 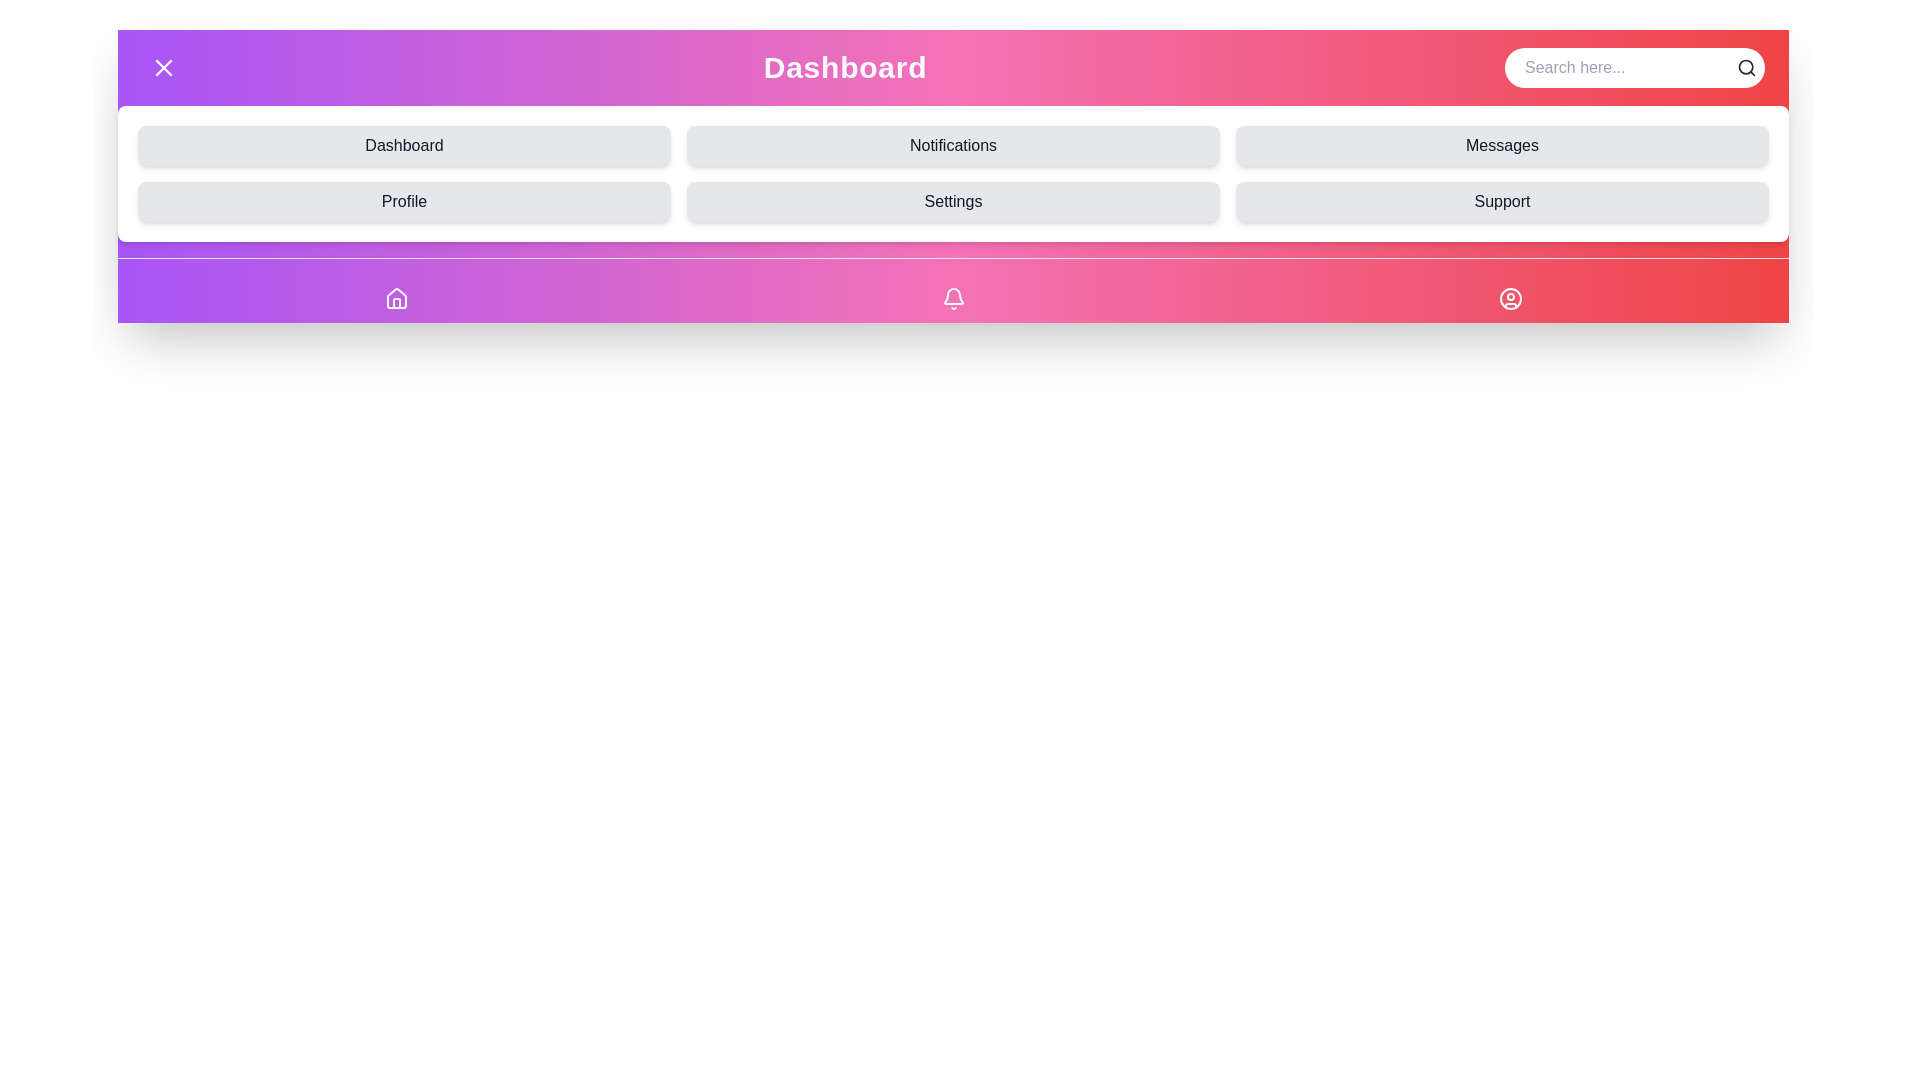 What do you see at coordinates (163, 67) in the screenshot?
I see `button at the top-left corner of the component to toggle the menu visibility` at bounding box center [163, 67].